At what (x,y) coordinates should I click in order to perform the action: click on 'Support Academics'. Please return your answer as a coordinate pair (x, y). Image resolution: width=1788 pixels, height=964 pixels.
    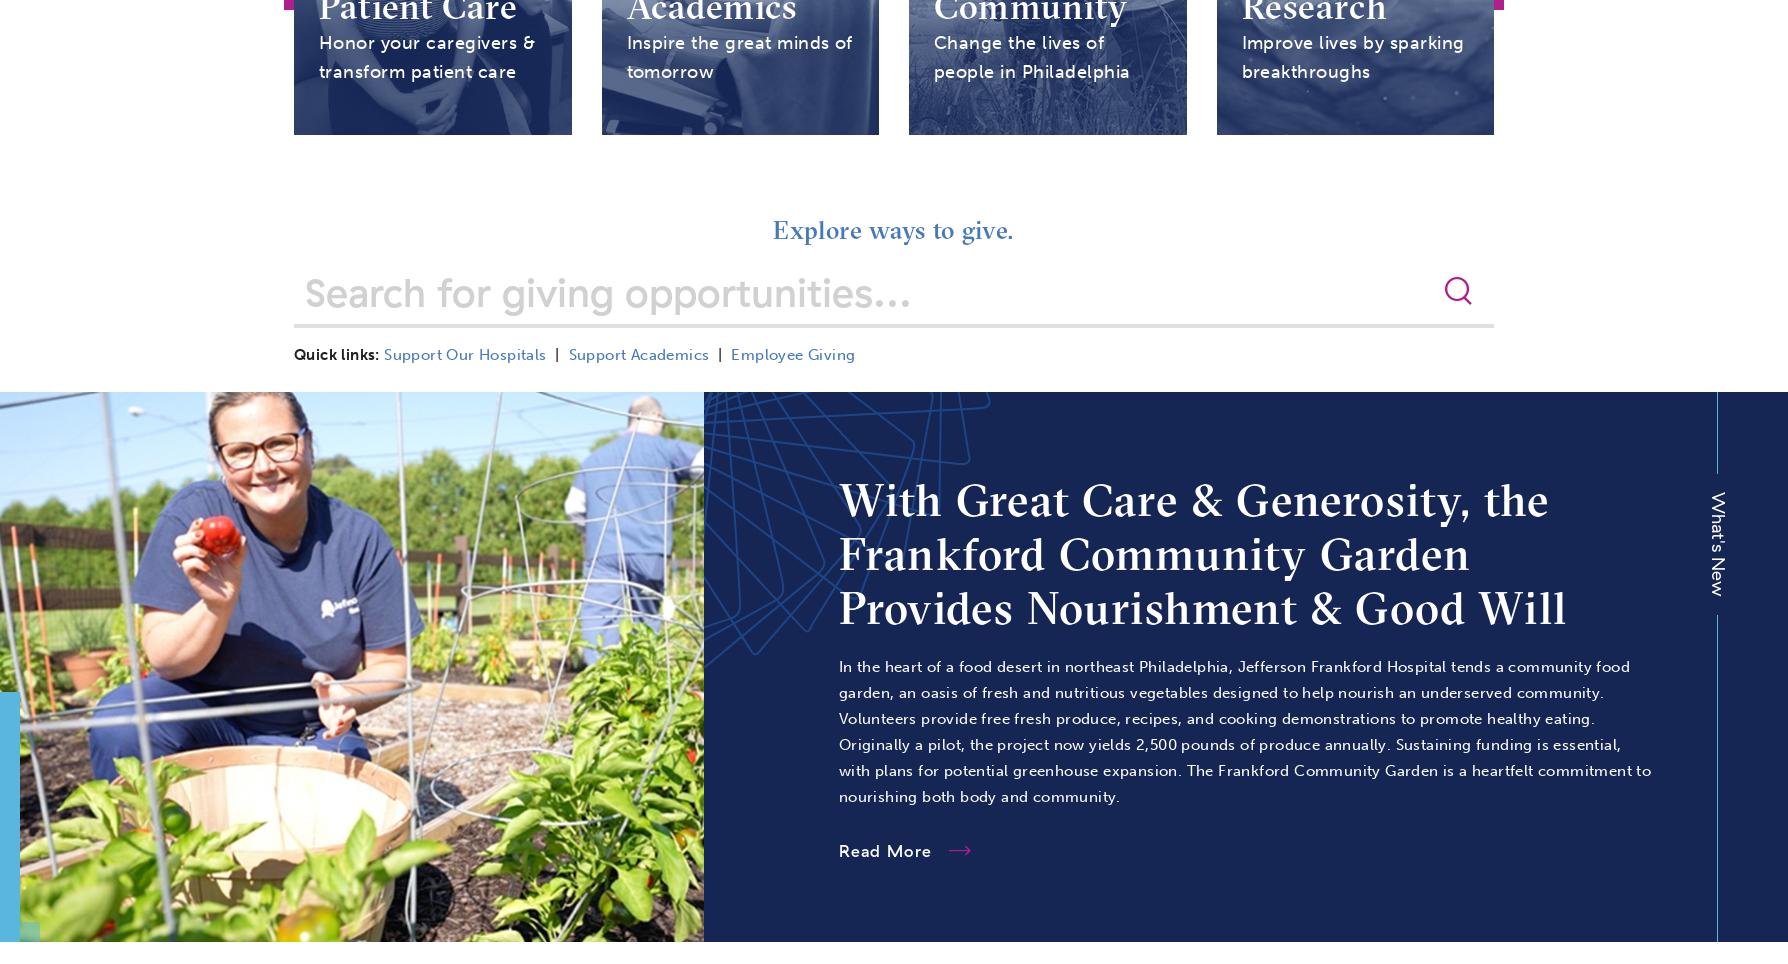
    Looking at the image, I should click on (638, 354).